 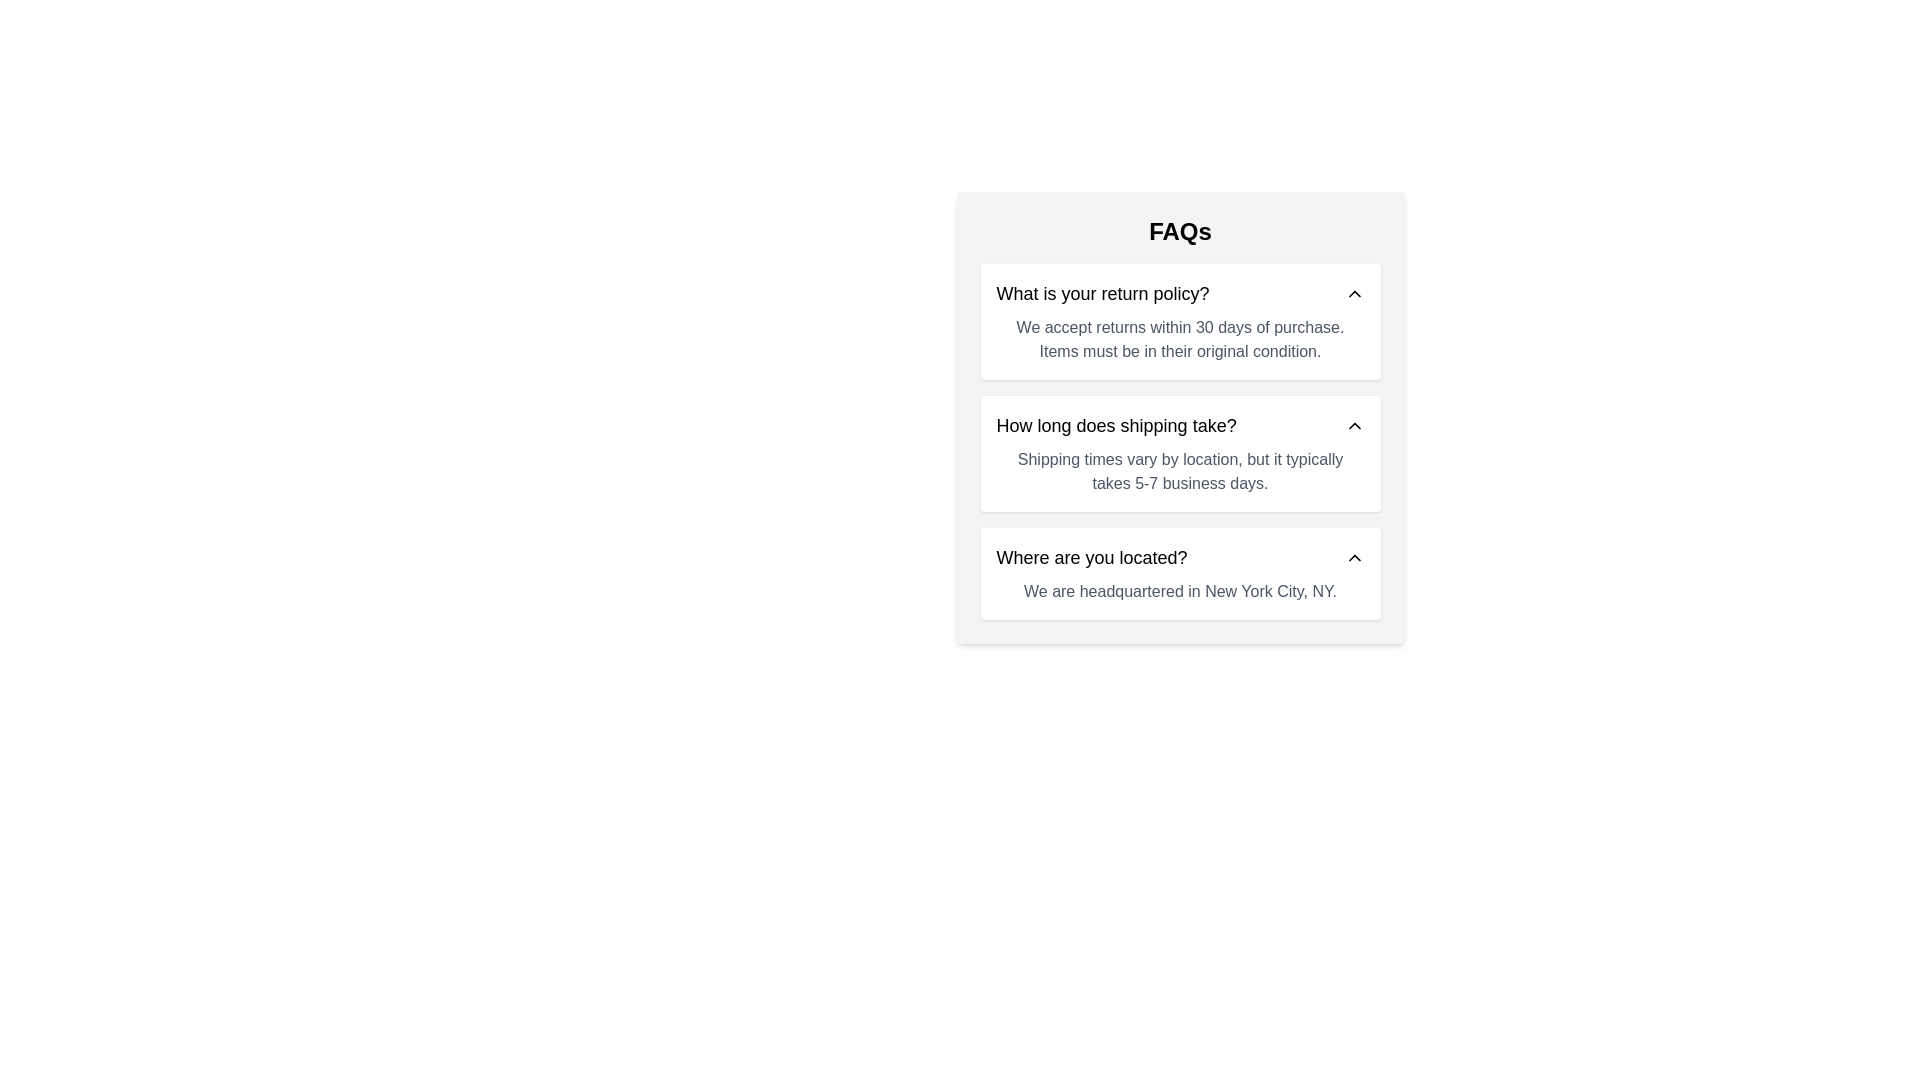 What do you see at coordinates (1354, 293) in the screenshot?
I see `the chevron SVG icon located on the right side of the row labeled 'What is your return policy?'` at bounding box center [1354, 293].